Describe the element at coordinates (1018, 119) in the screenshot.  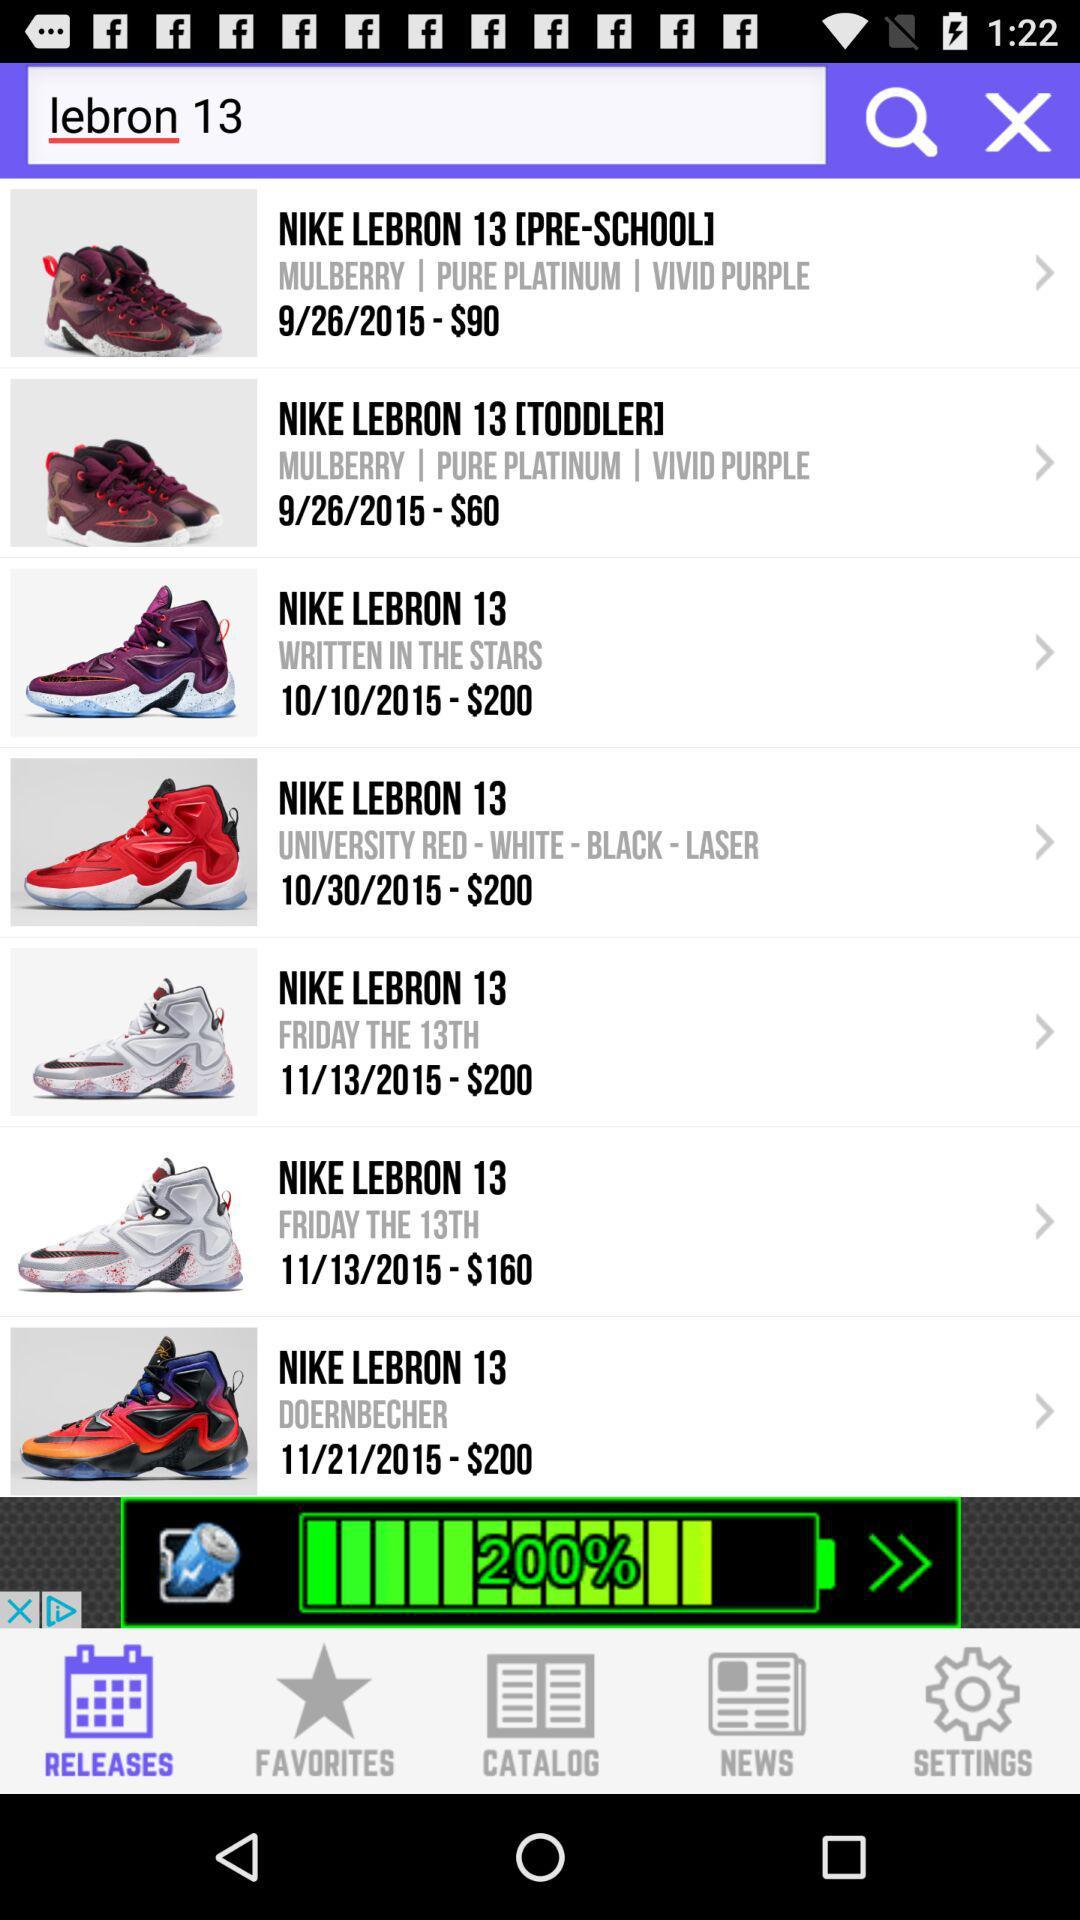
I see `autoplay option turned on` at that location.